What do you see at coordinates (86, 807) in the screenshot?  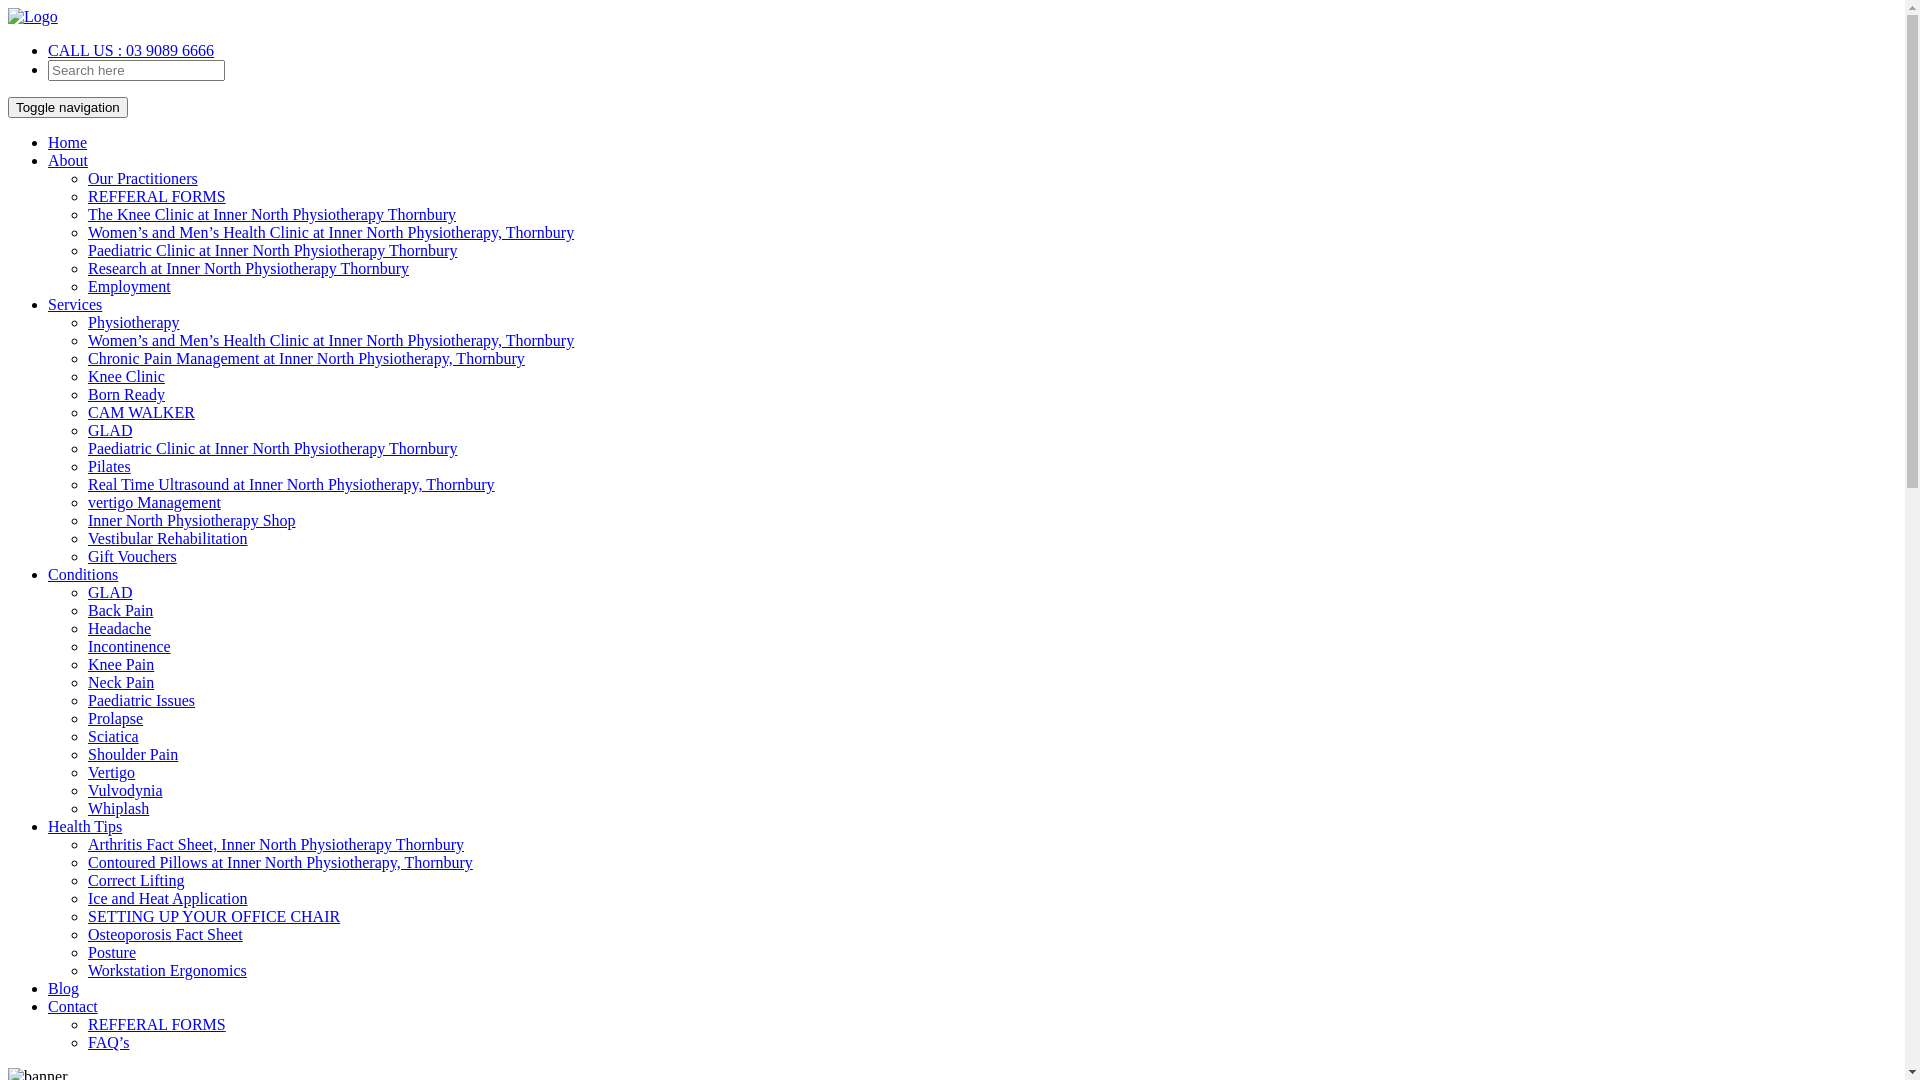 I see `'Whiplash'` at bounding box center [86, 807].